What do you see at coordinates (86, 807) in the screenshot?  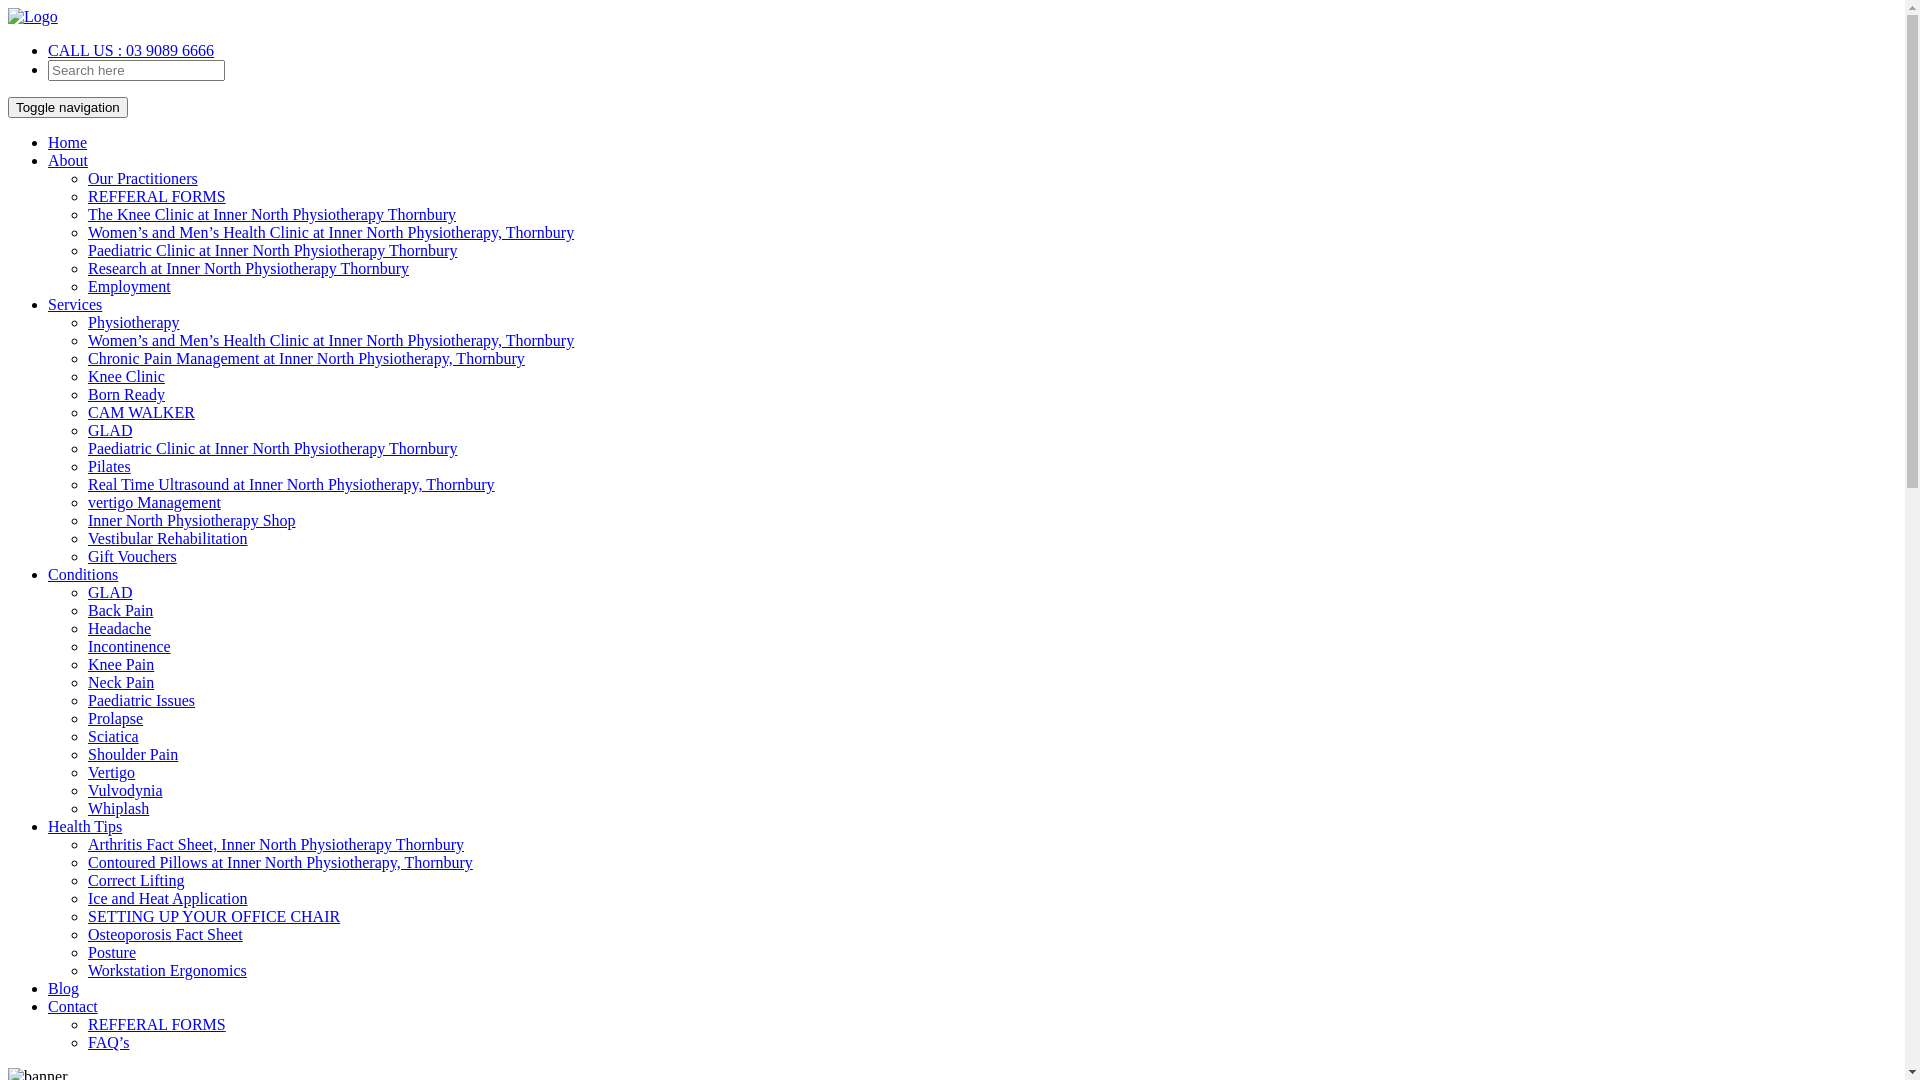 I see `'Whiplash'` at bounding box center [86, 807].